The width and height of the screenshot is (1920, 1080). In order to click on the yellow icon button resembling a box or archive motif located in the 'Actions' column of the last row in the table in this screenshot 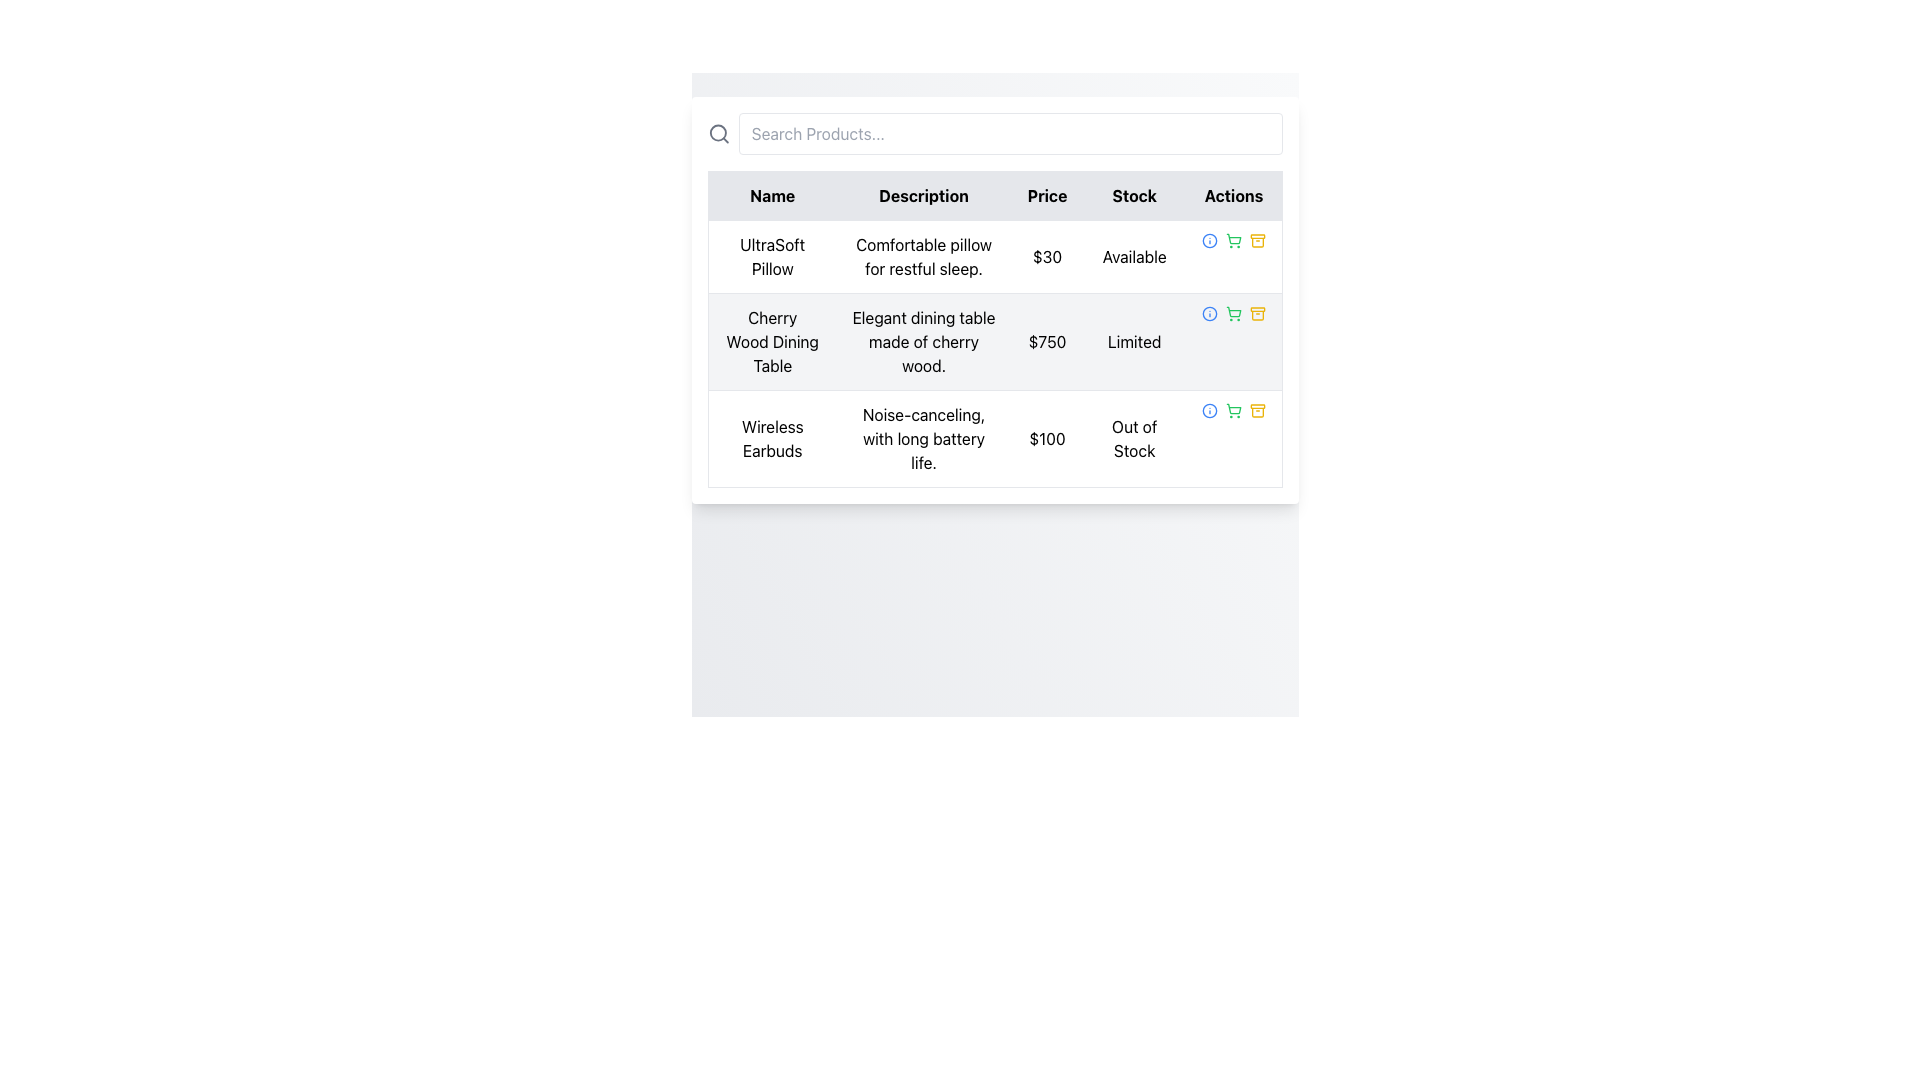, I will do `click(1256, 410)`.